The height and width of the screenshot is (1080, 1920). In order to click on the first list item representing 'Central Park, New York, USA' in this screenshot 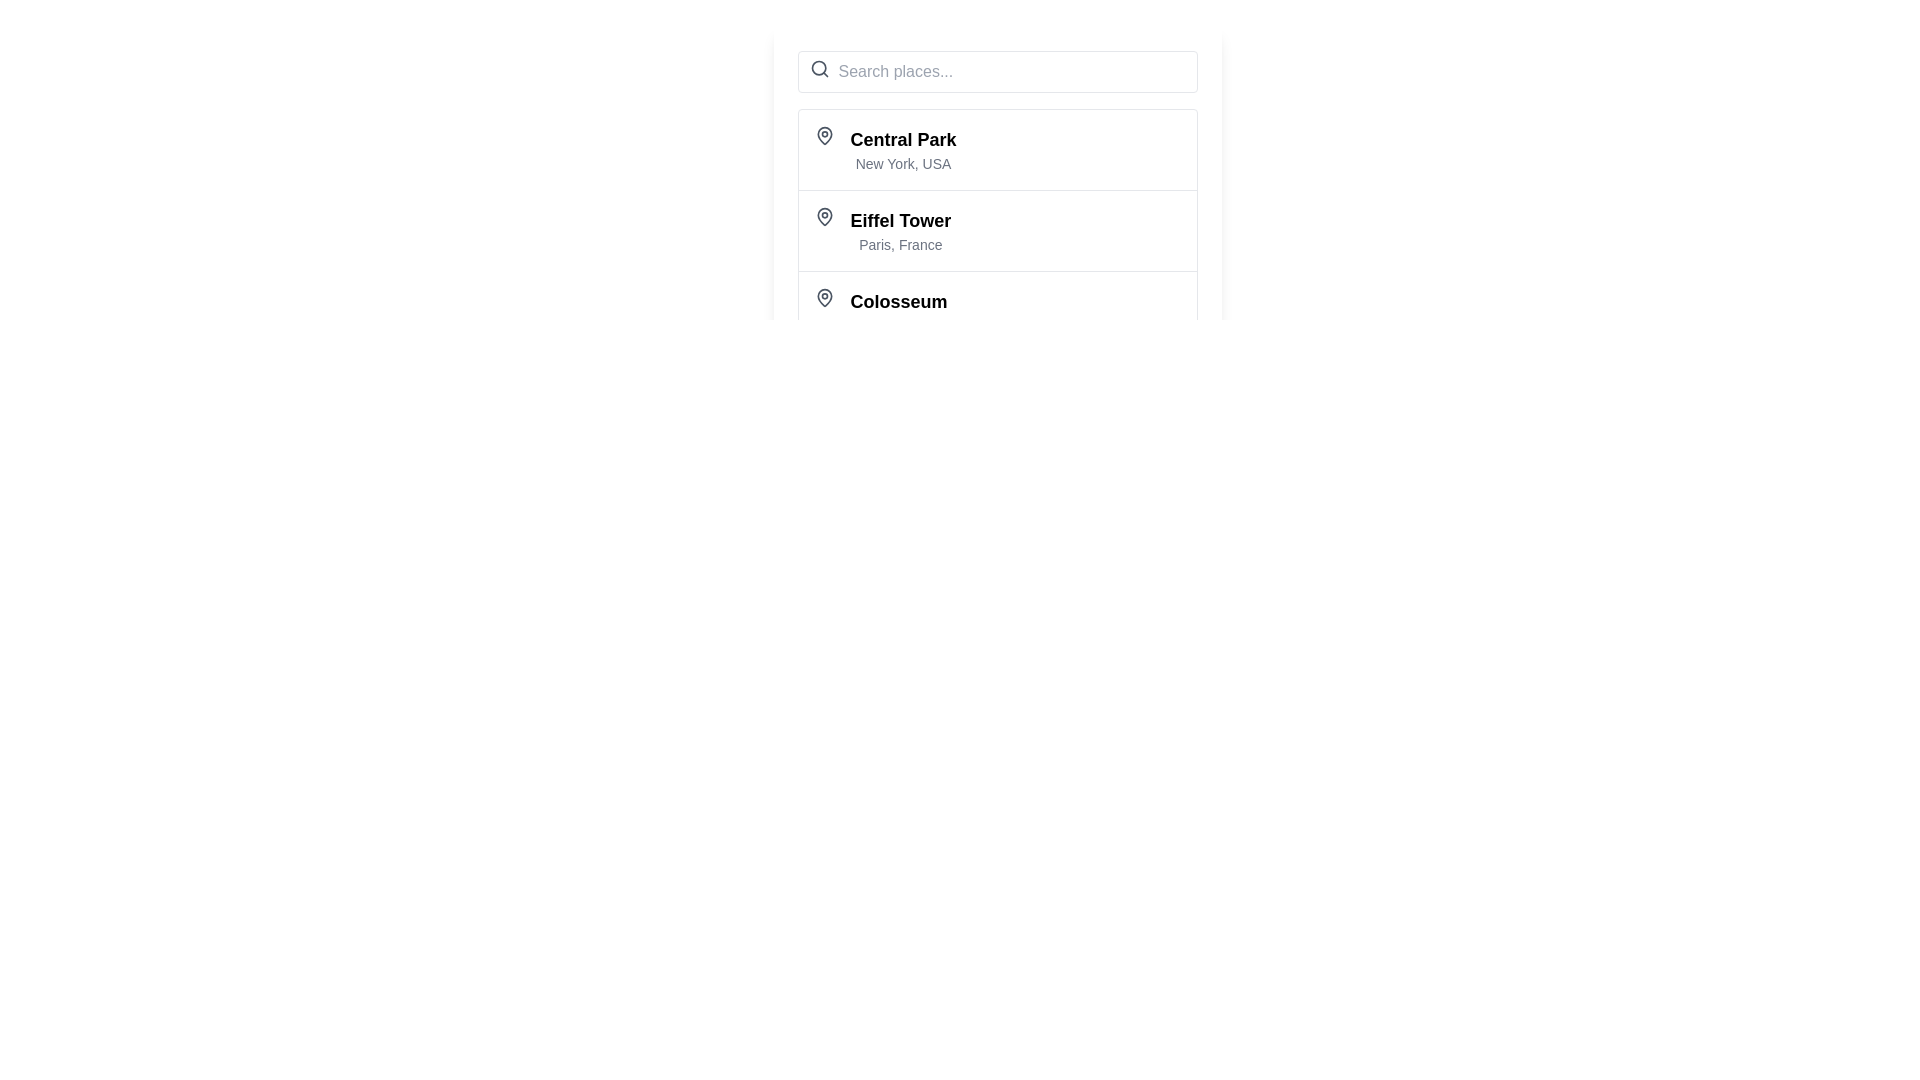, I will do `click(997, 149)`.